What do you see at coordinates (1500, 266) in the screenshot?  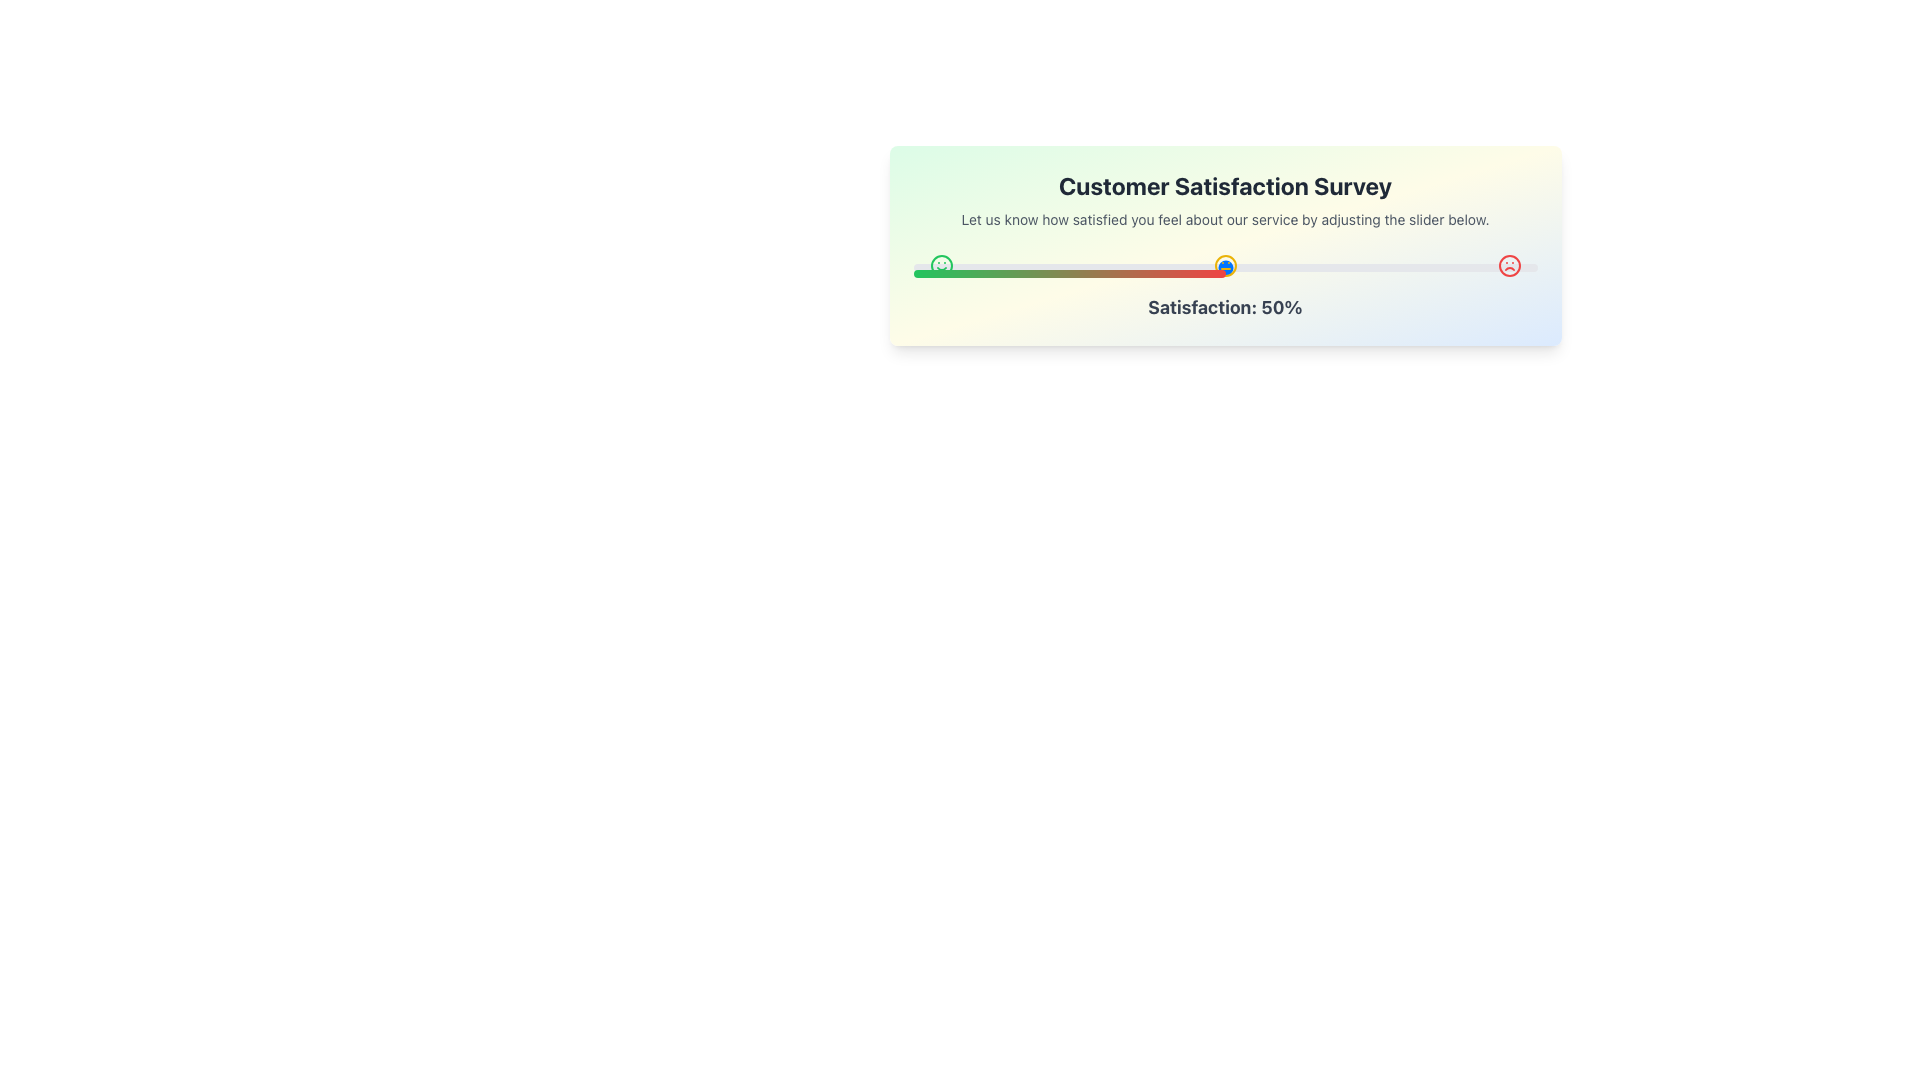 I see `customer satisfaction level` at bounding box center [1500, 266].